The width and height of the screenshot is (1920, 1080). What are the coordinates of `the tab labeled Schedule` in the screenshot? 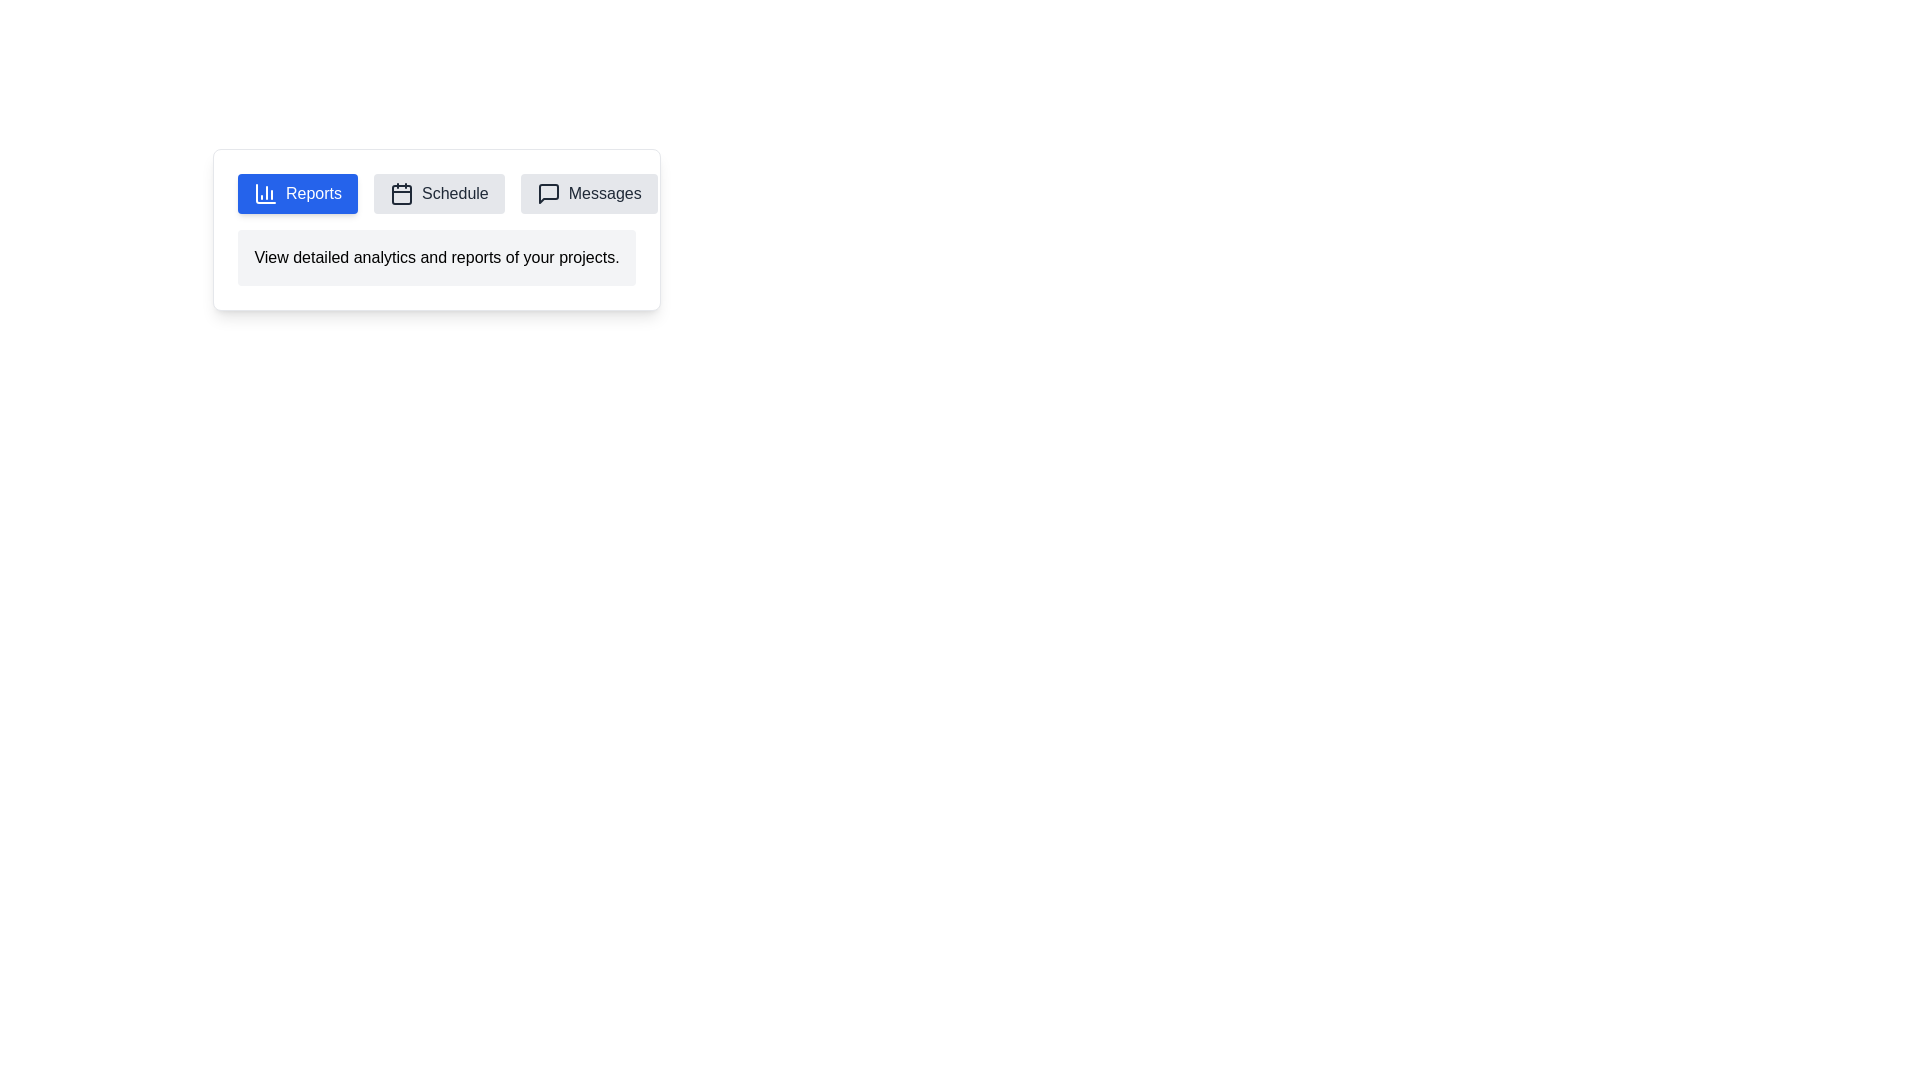 It's located at (437, 193).